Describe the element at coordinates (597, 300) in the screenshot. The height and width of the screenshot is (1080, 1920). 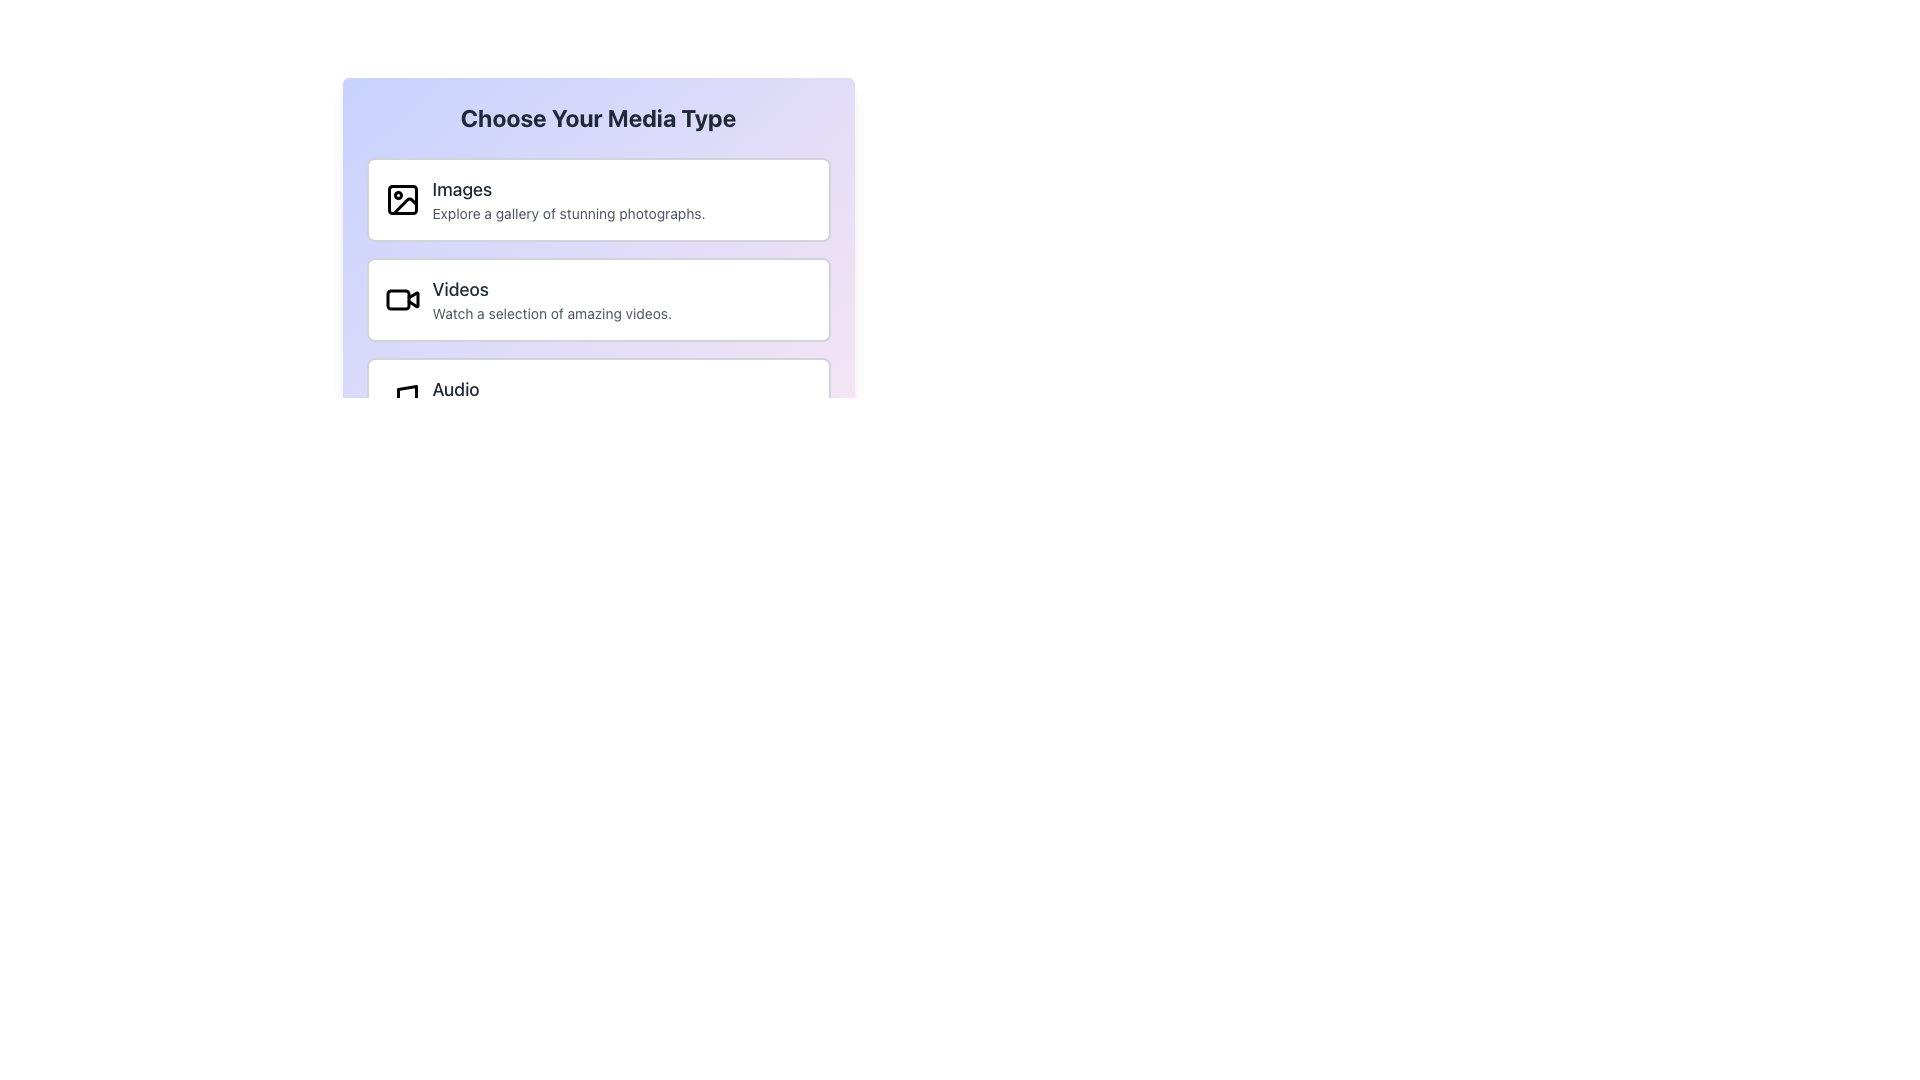
I see `the 'Videos' selectable card-like UI component located centrally in the options list, positioned between 'Images' and 'Audio'` at that location.